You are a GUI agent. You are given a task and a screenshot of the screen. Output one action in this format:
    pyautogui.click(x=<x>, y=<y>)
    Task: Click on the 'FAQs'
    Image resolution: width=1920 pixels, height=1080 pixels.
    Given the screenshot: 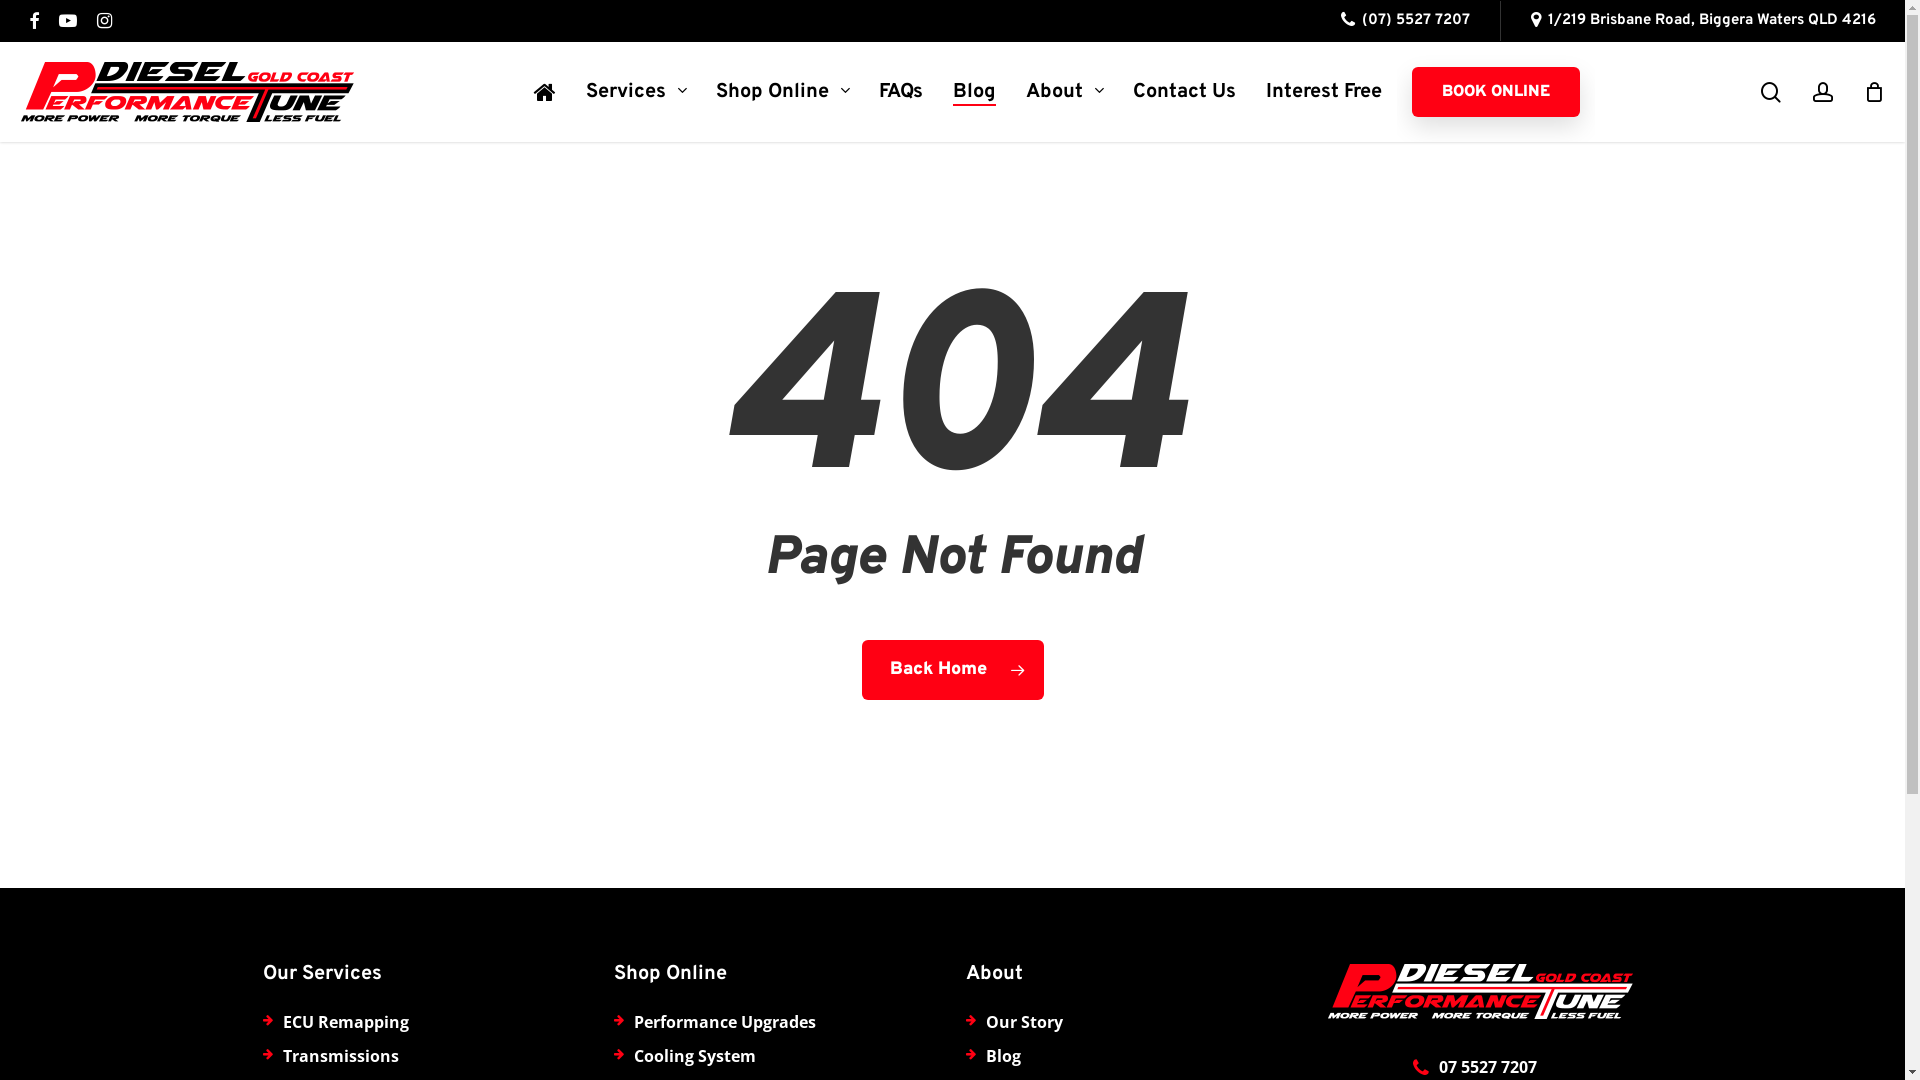 What is the action you would take?
    pyautogui.click(x=900, y=92)
    